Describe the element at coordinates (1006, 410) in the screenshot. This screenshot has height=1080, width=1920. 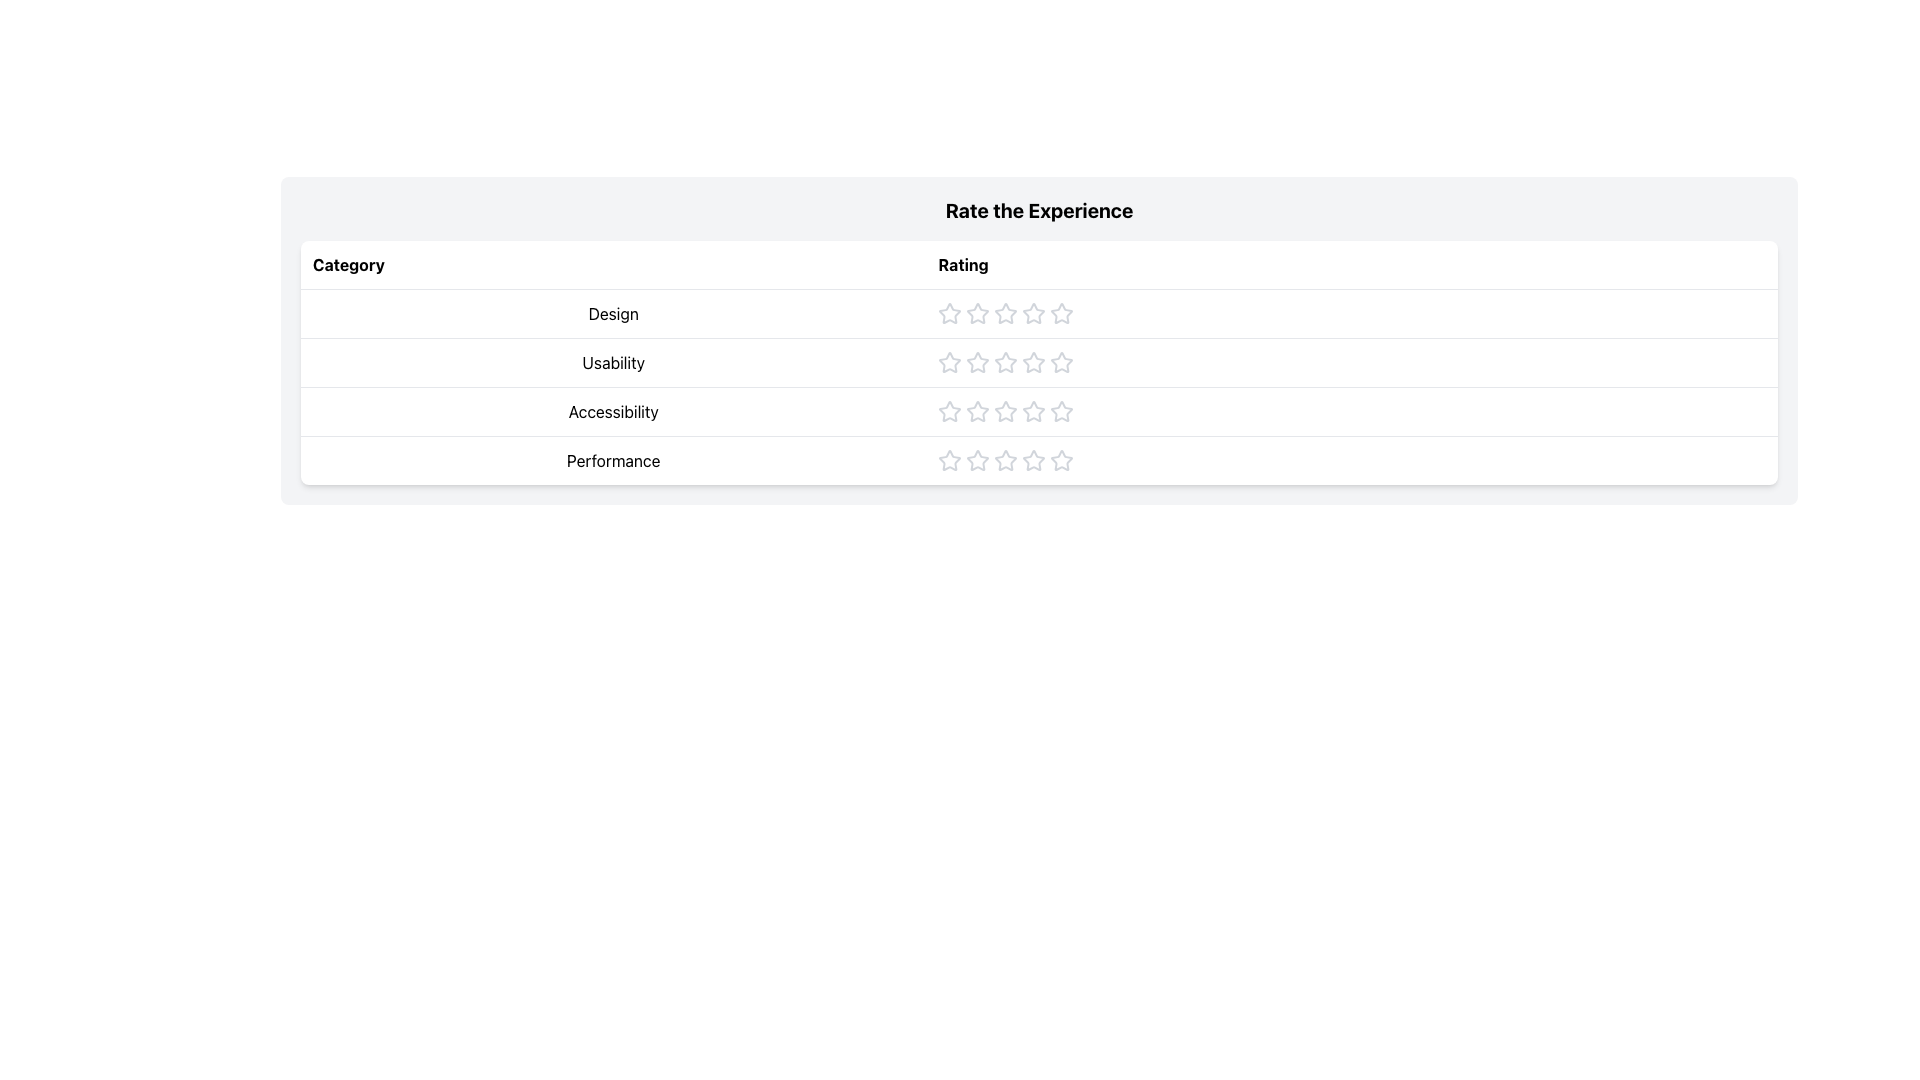
I see `the third rating star for the Accessibility category to set the rating to three stars` at that location.